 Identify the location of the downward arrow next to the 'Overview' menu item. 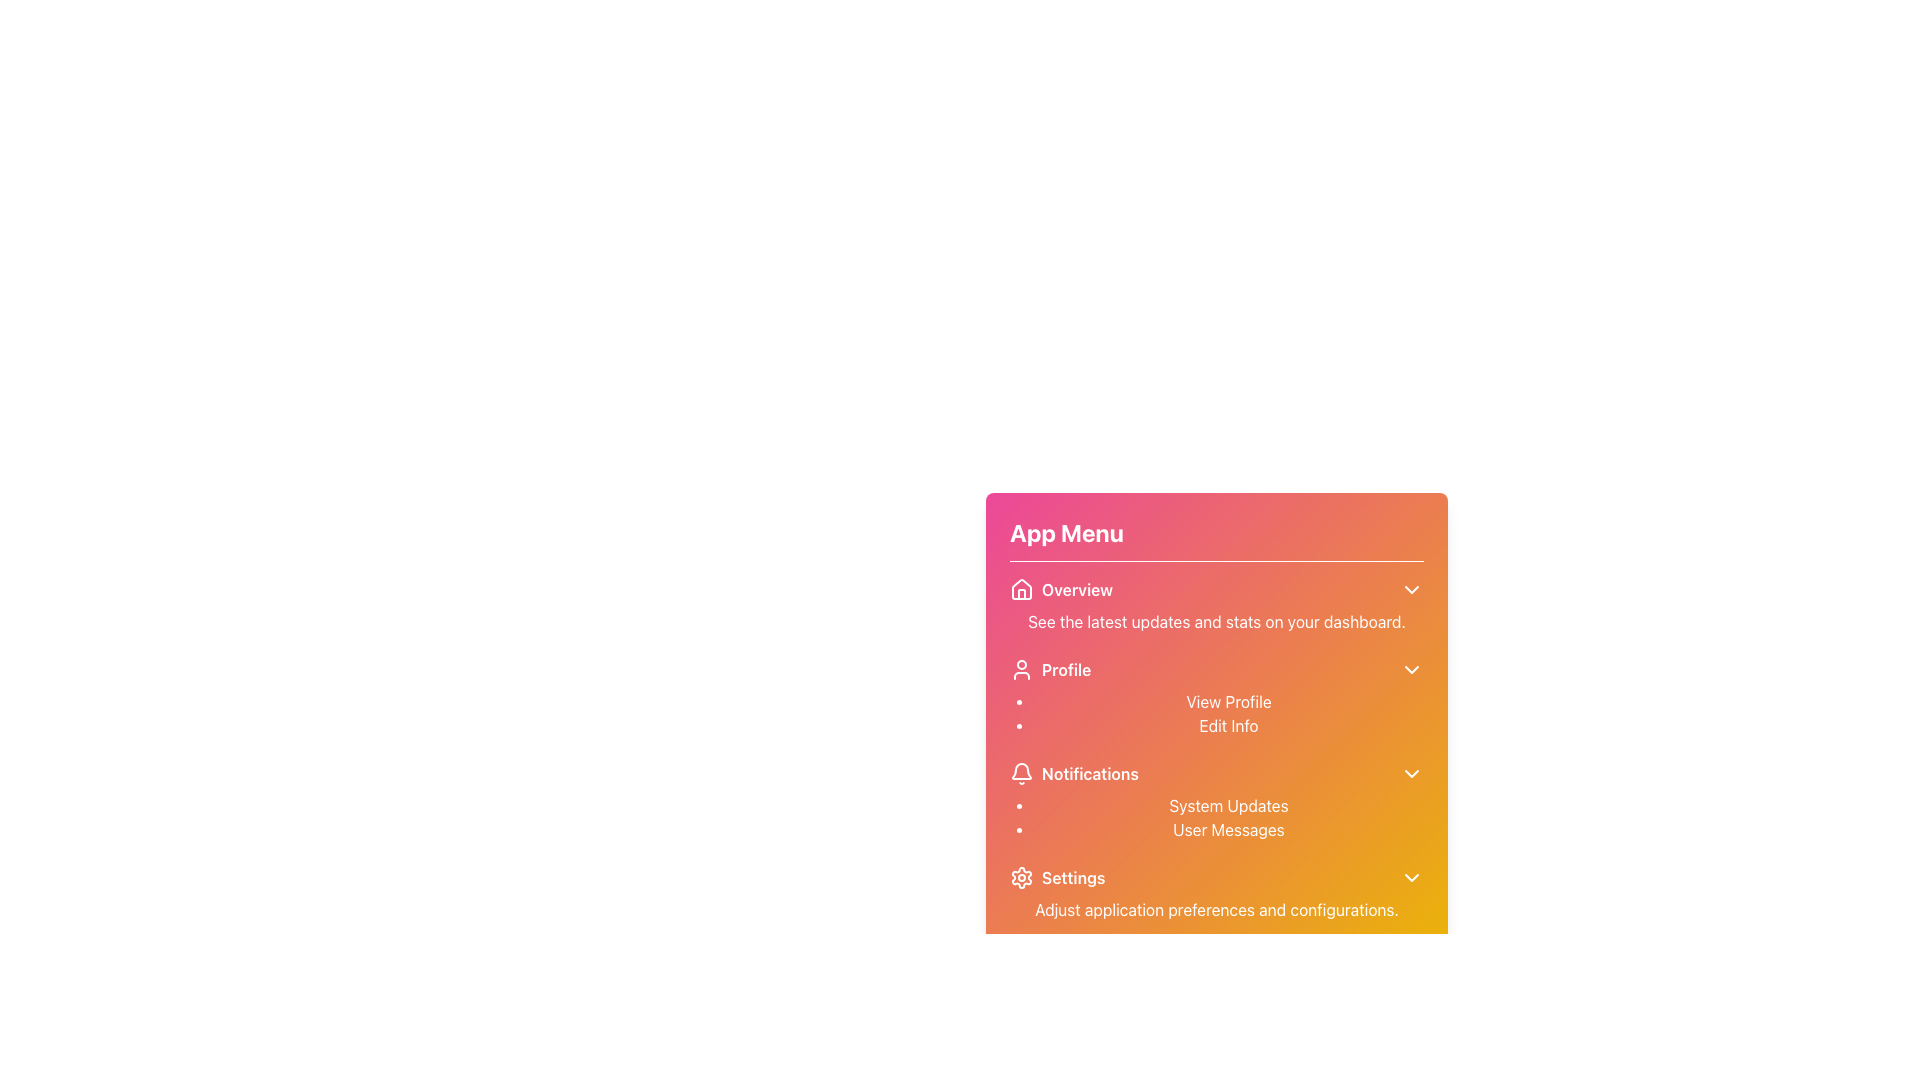
(1216, 604).